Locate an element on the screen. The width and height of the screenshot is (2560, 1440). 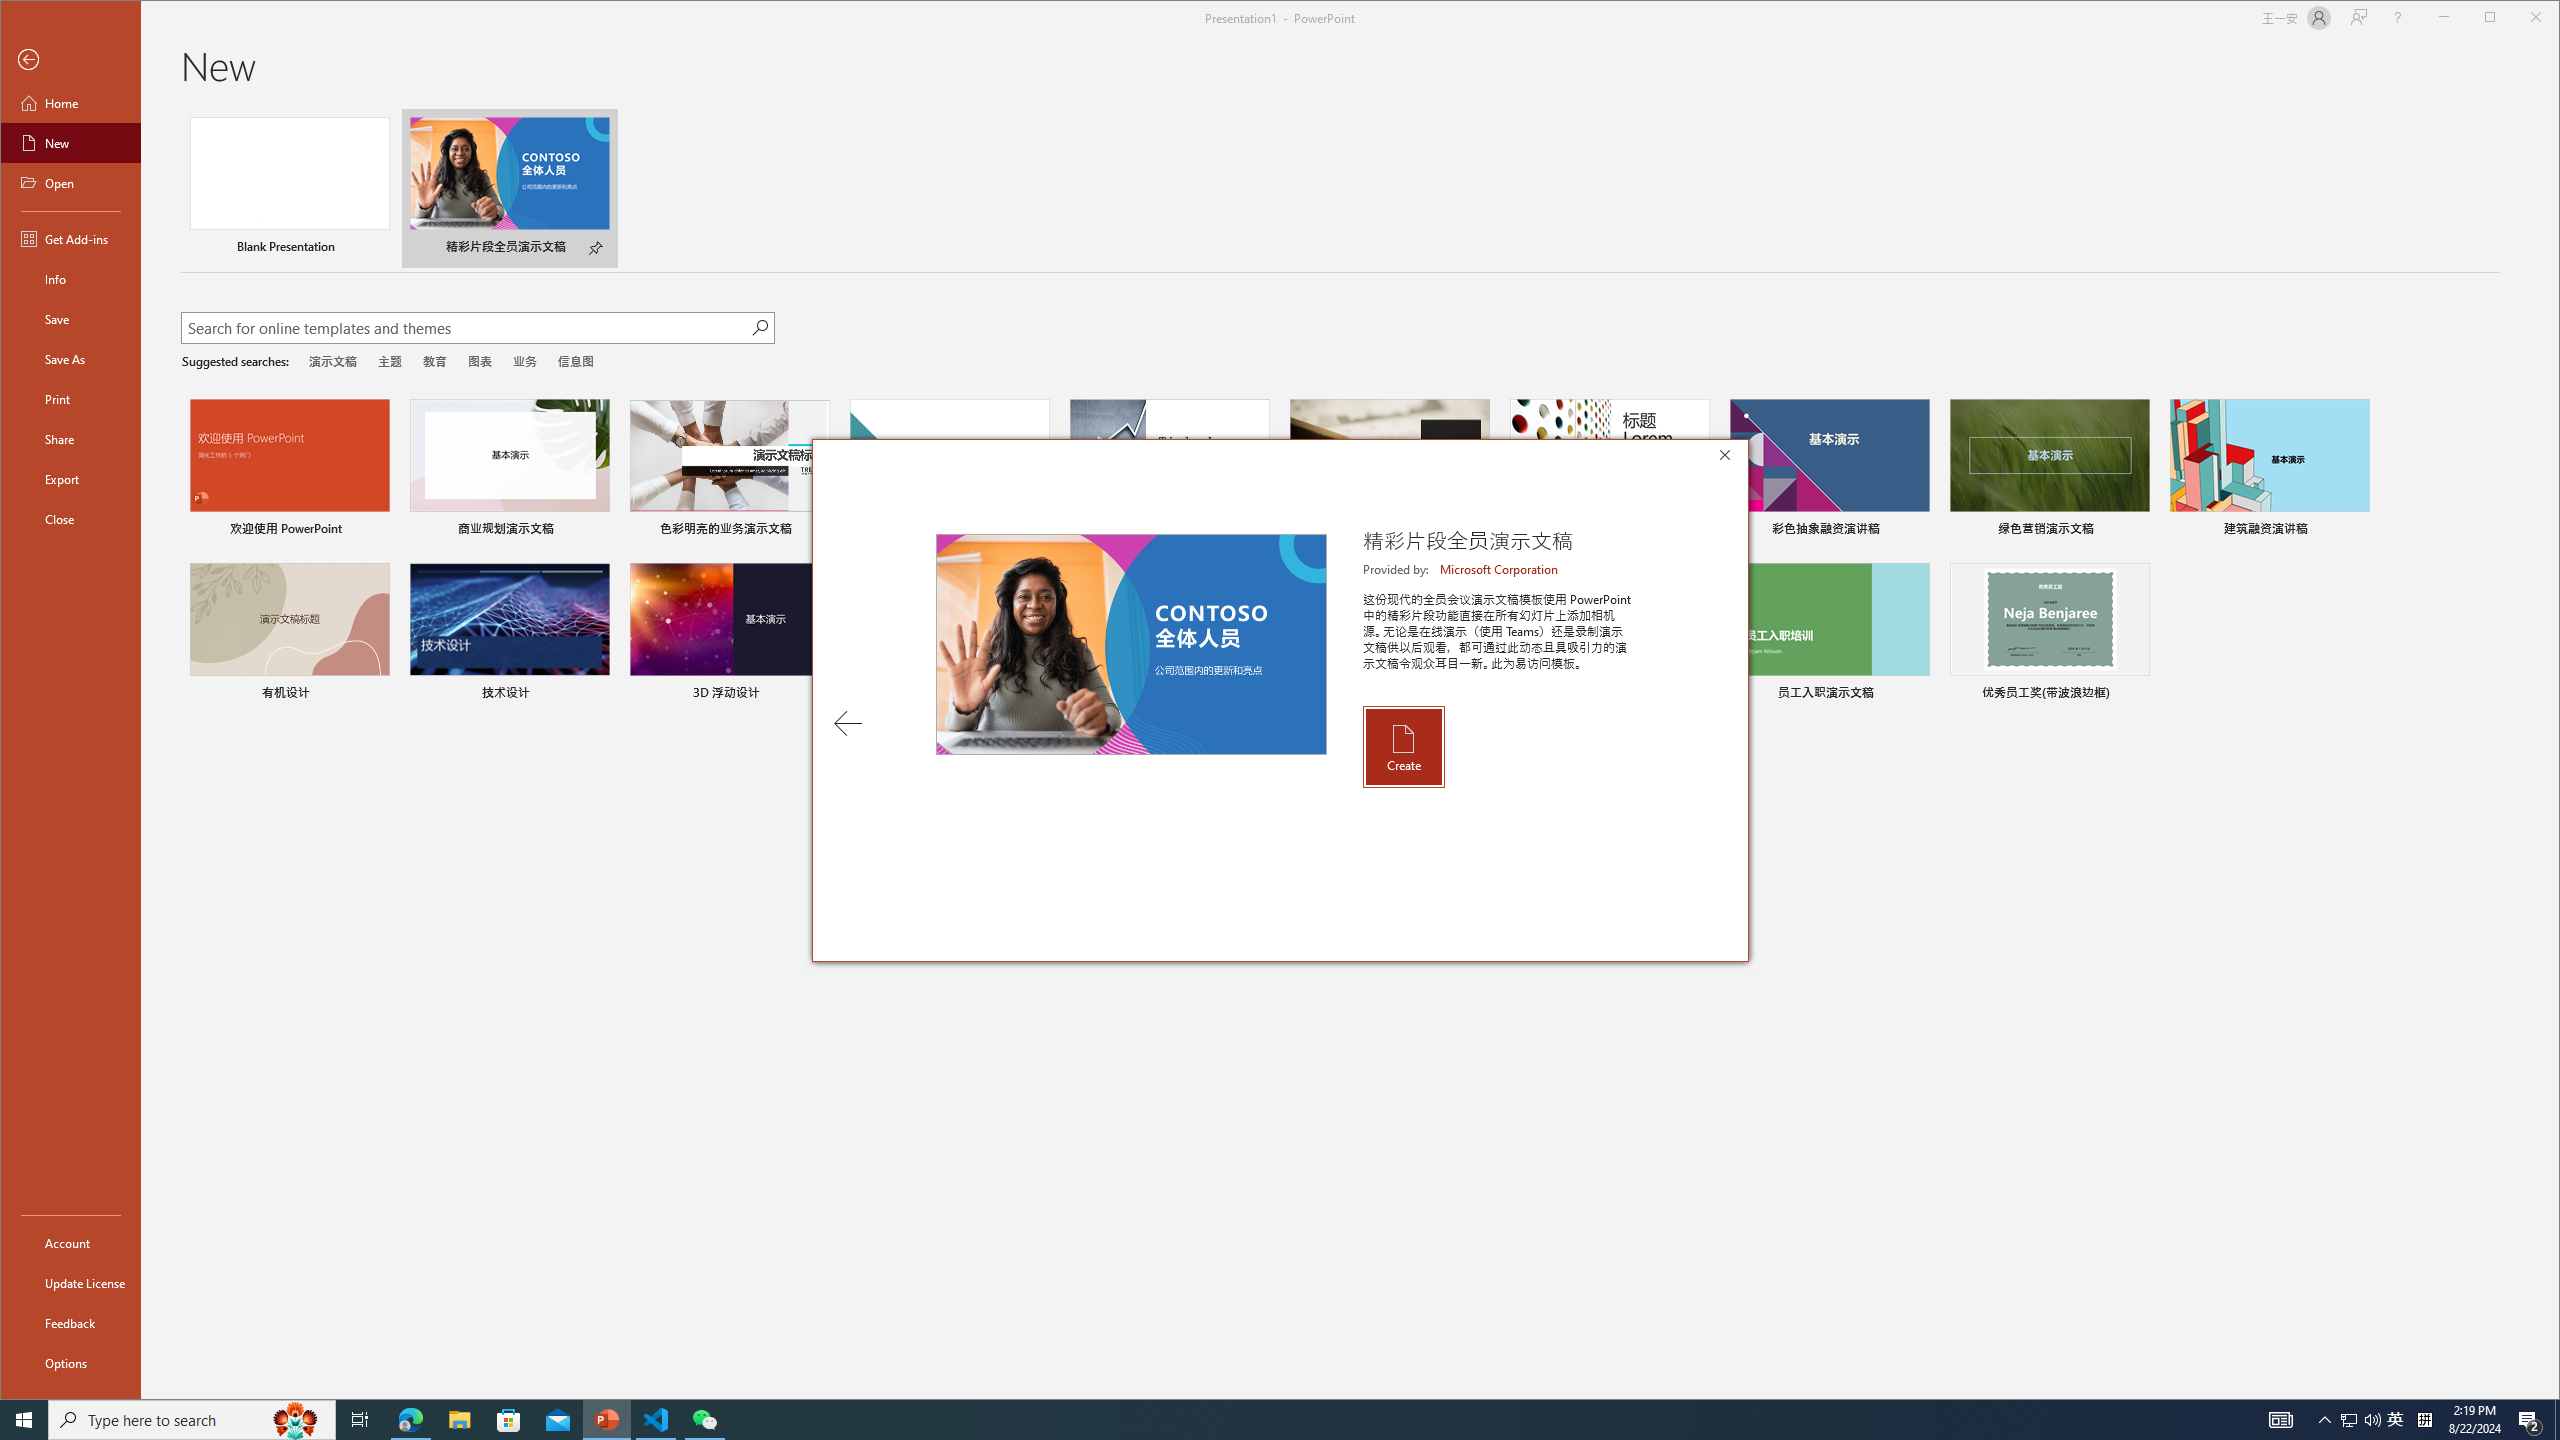
'Visual Studio Code - 1 running window' is located at coordinates (656, 1418).